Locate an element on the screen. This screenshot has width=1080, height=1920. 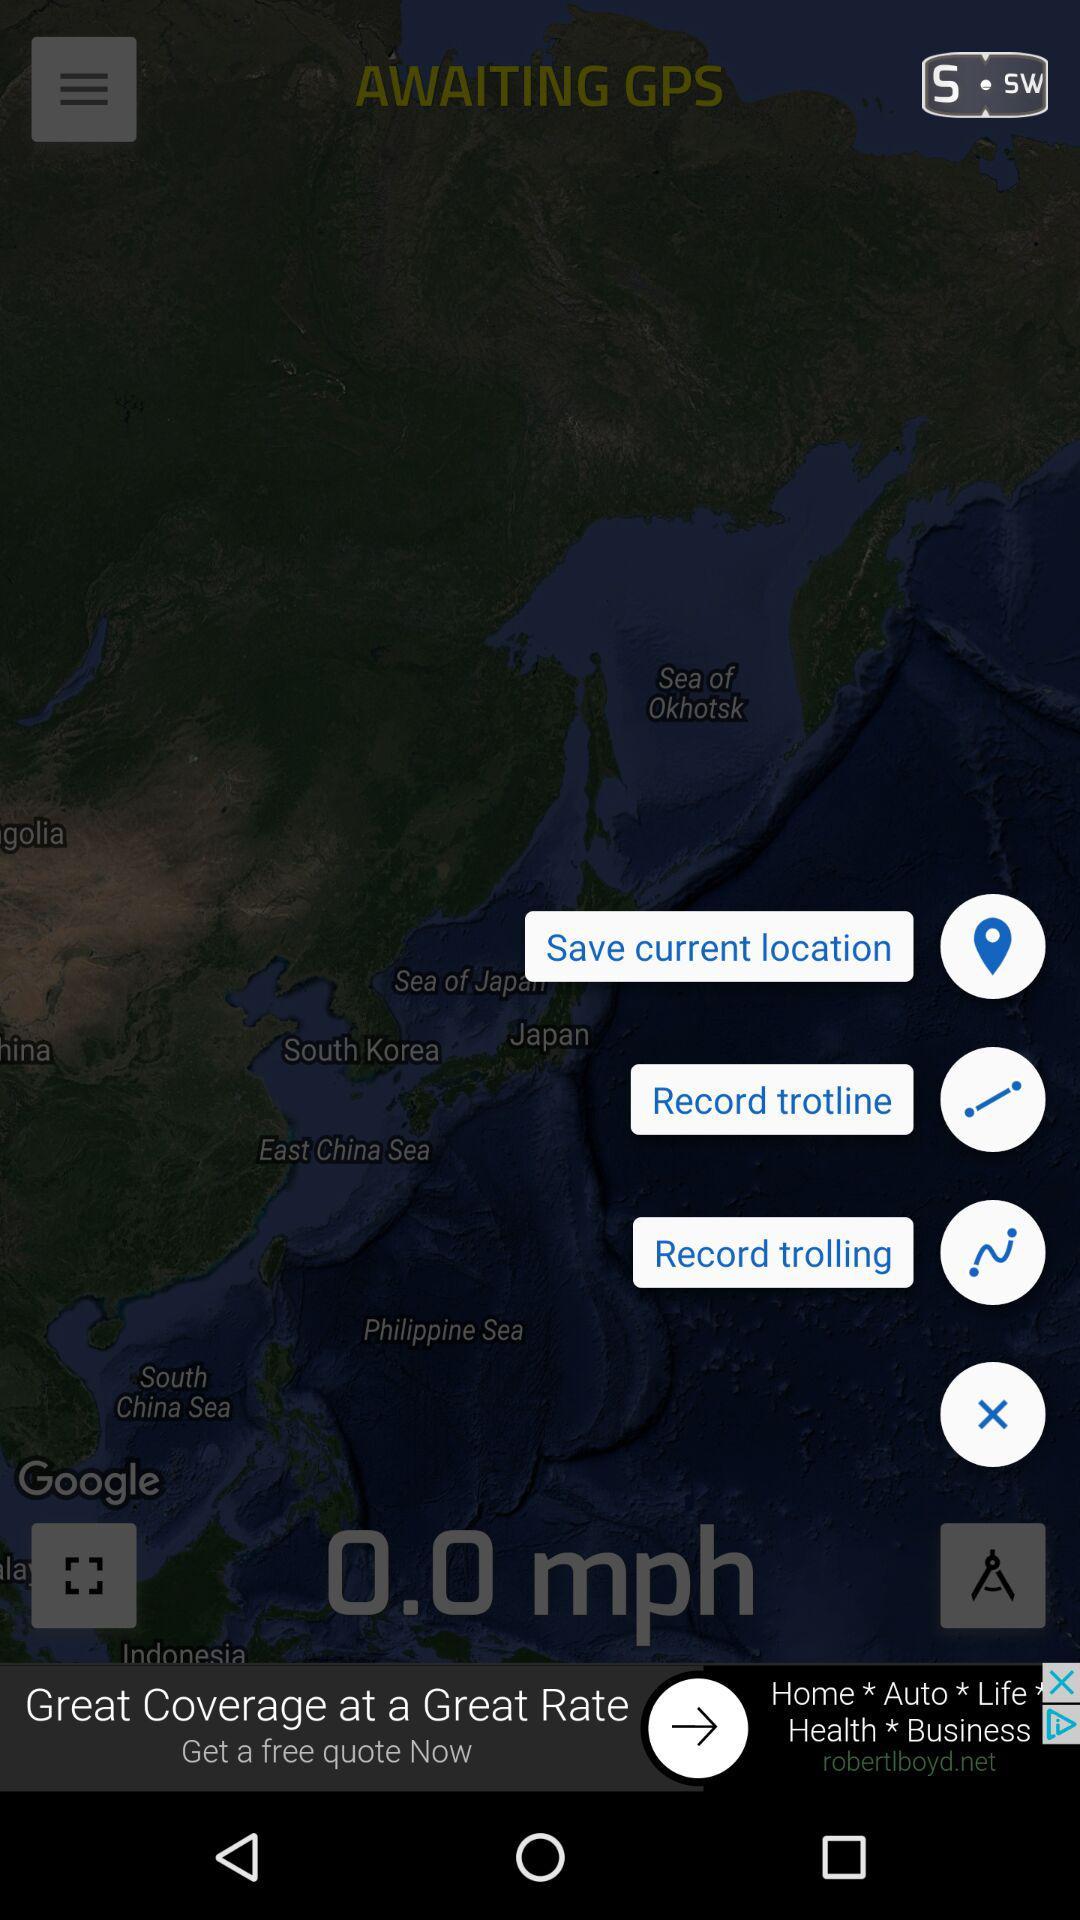
the icon next to record trolling is located at coordinates (992, 1251).